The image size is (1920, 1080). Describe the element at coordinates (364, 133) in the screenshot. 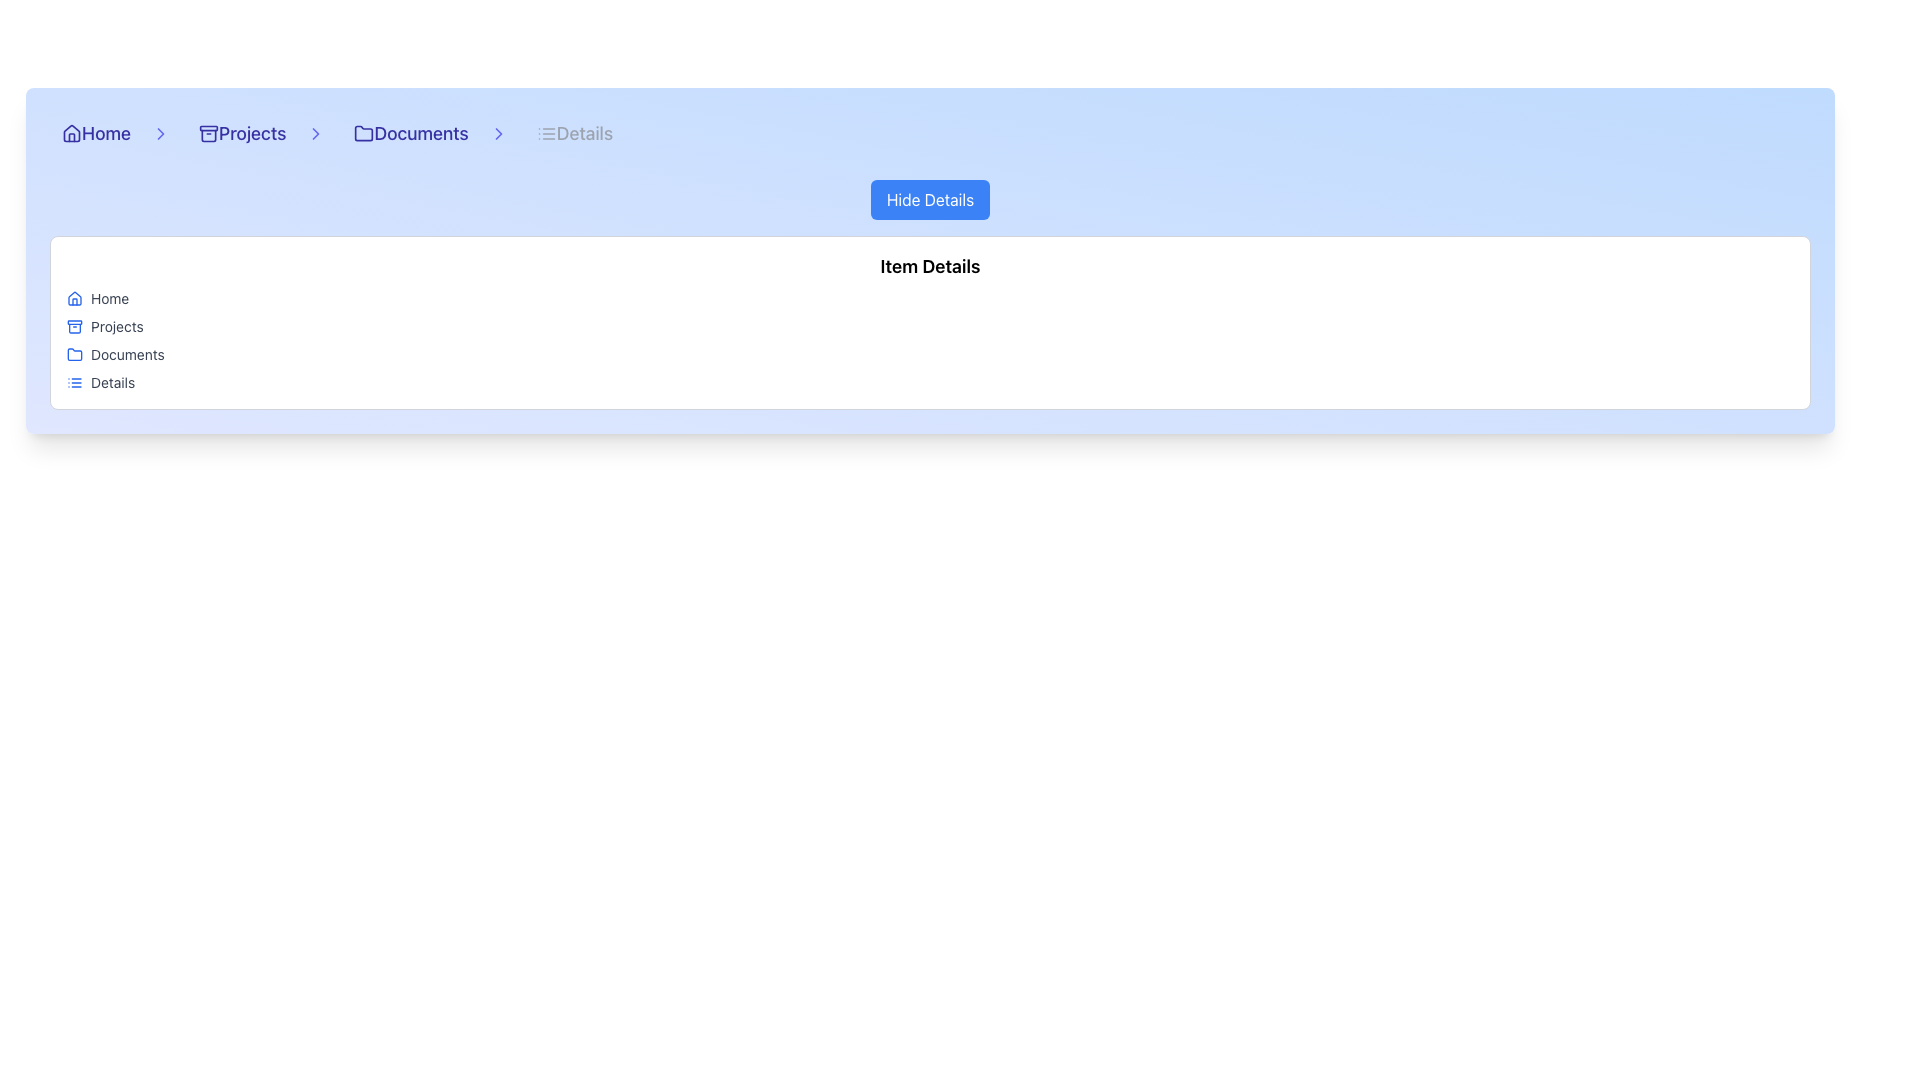

I see `the yellowish folder icon in the breadcrumb navigation bar that represents the 'Documents' segment, positioned between 'Projects' and 'Details'` at that location.